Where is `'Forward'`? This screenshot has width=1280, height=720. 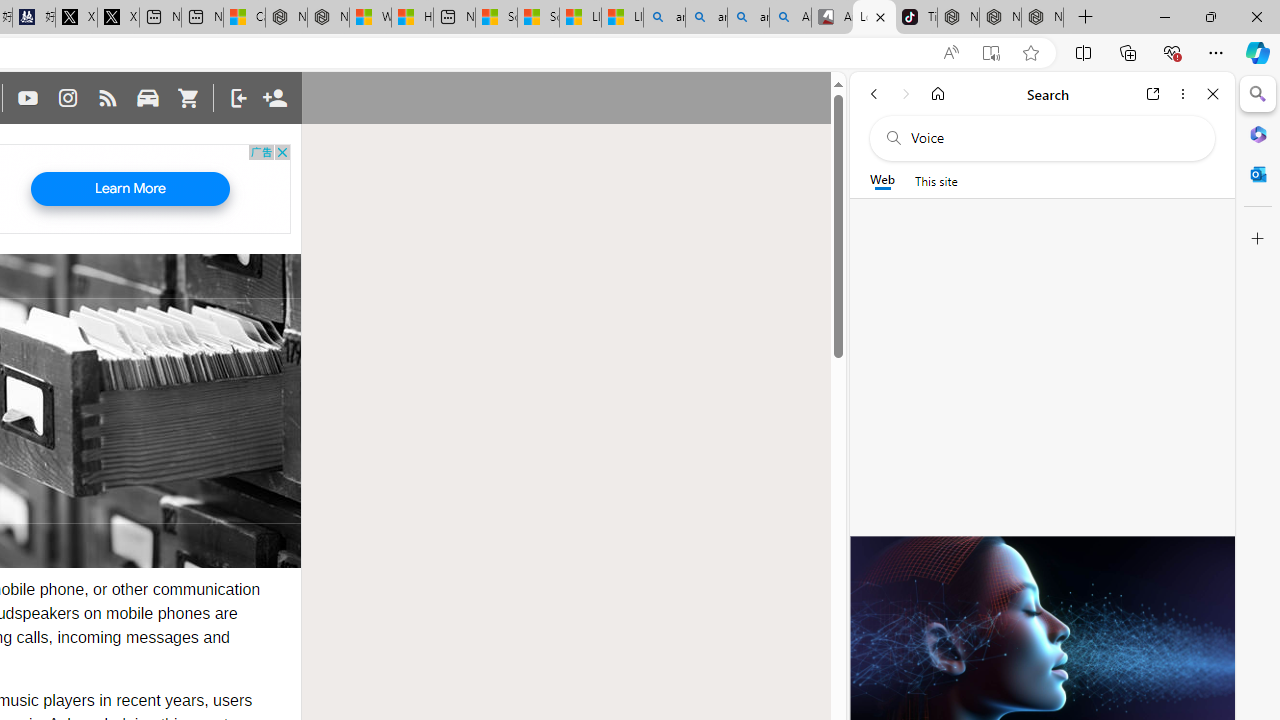
'Forward' is located at coordinates (905, 93).